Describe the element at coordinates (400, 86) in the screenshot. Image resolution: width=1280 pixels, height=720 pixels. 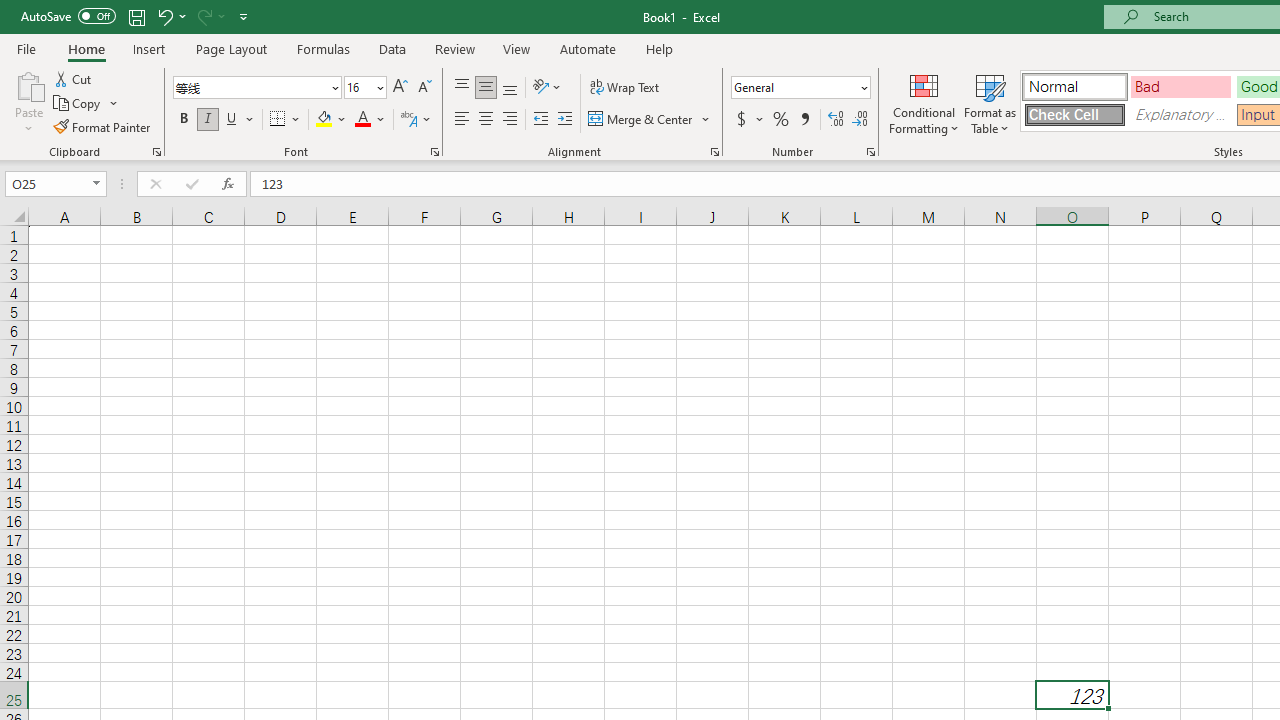
I see `'Increase Font Size'` at that location.